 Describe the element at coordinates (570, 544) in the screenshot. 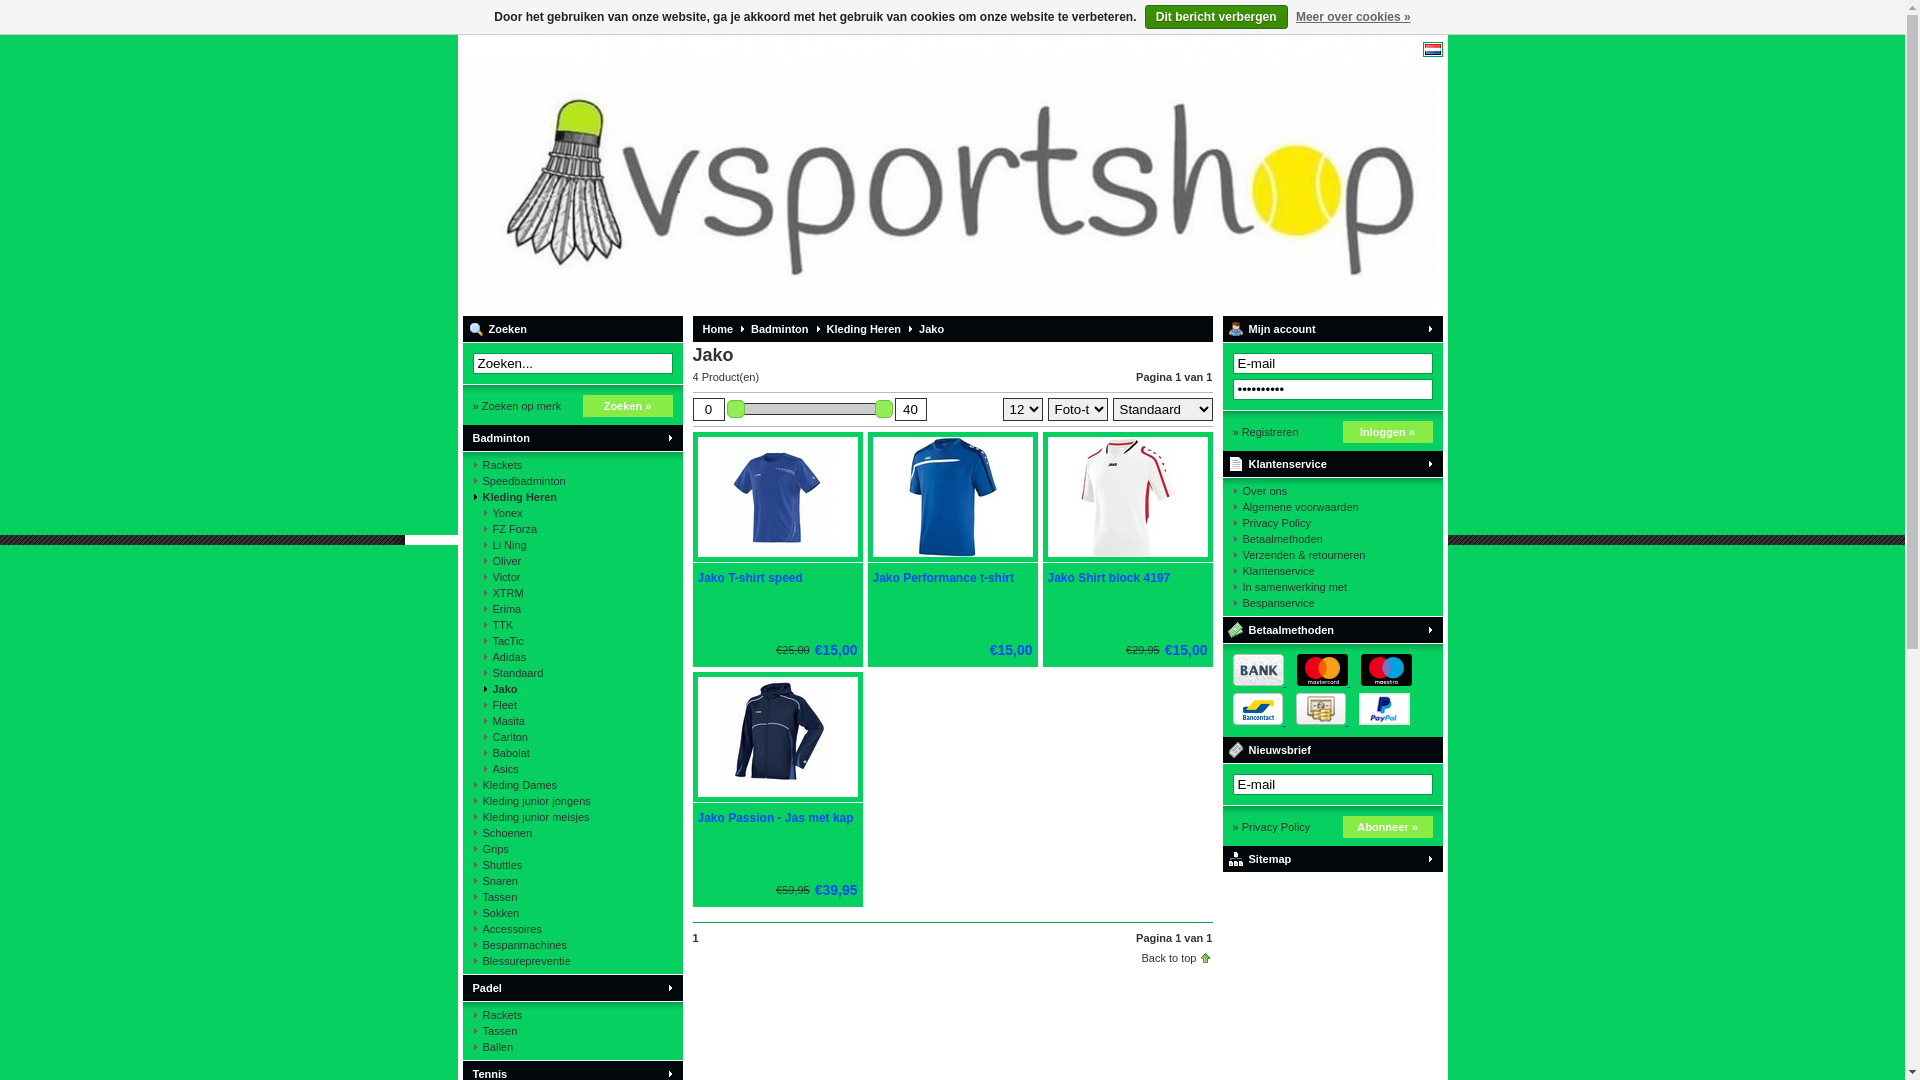

I see `'Li Ning'` at that location.